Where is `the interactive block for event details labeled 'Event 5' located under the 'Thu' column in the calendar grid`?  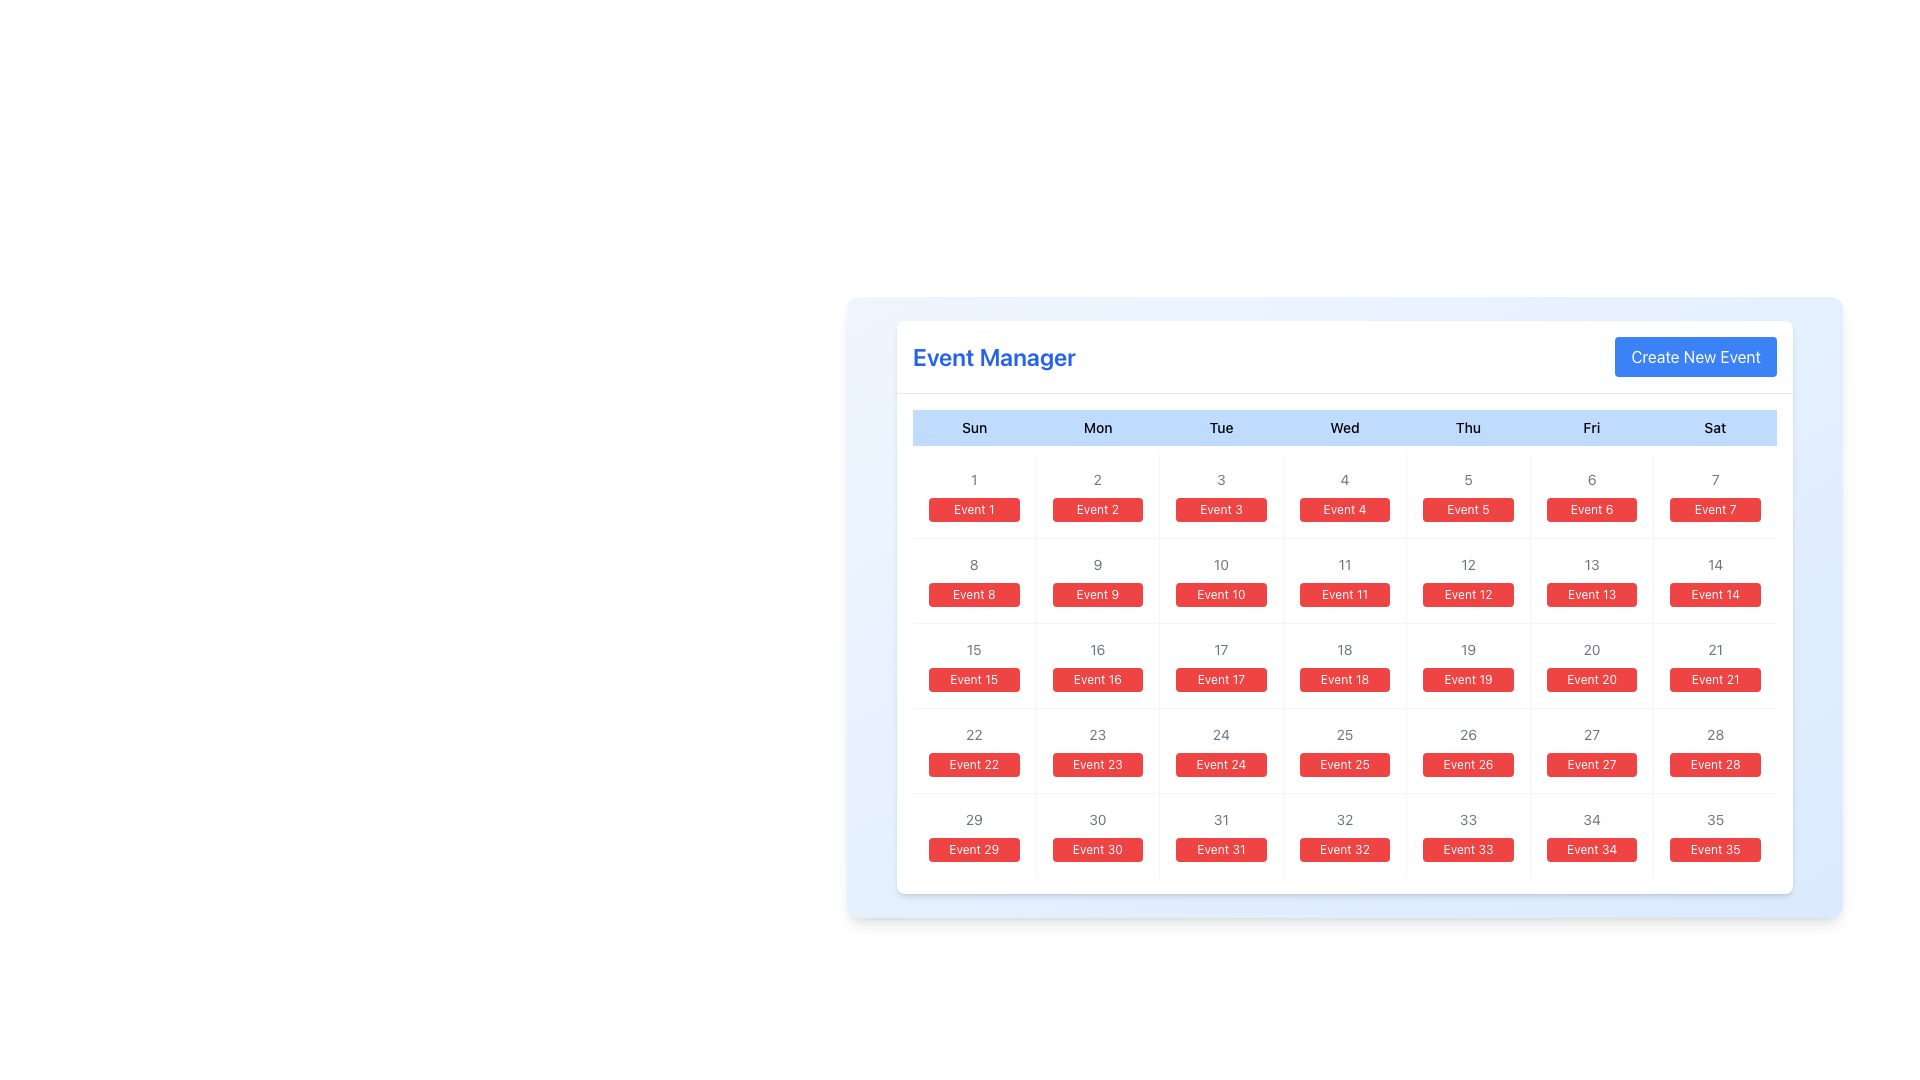 the interactive block for event details labeled 'Event 5' located under the 'Thu' column in the calendar grid is located at coordinates (1468, 495).